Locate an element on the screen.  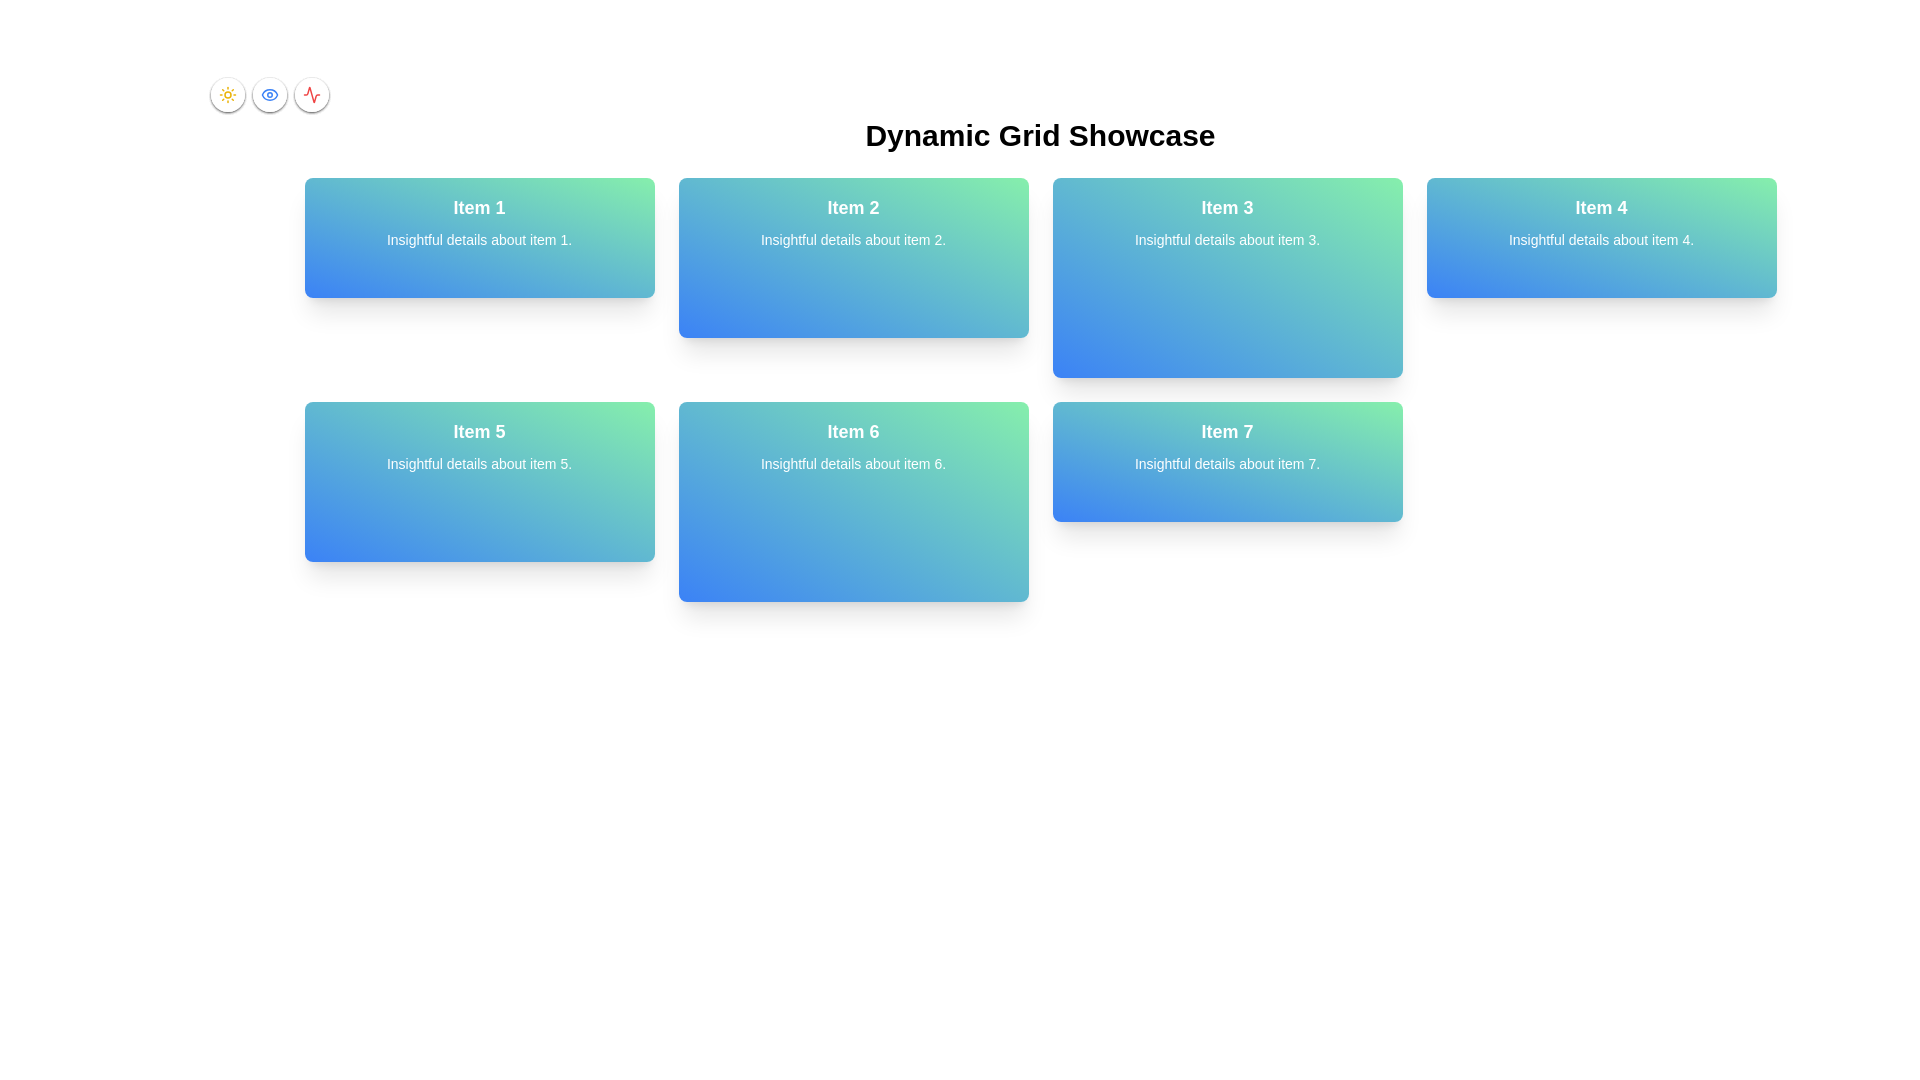
the text label providing additional details about 'Item 6', located below the 'Item 6' title in the second row and second column of the dynamic grid layout is located at coordinates (853, 463).